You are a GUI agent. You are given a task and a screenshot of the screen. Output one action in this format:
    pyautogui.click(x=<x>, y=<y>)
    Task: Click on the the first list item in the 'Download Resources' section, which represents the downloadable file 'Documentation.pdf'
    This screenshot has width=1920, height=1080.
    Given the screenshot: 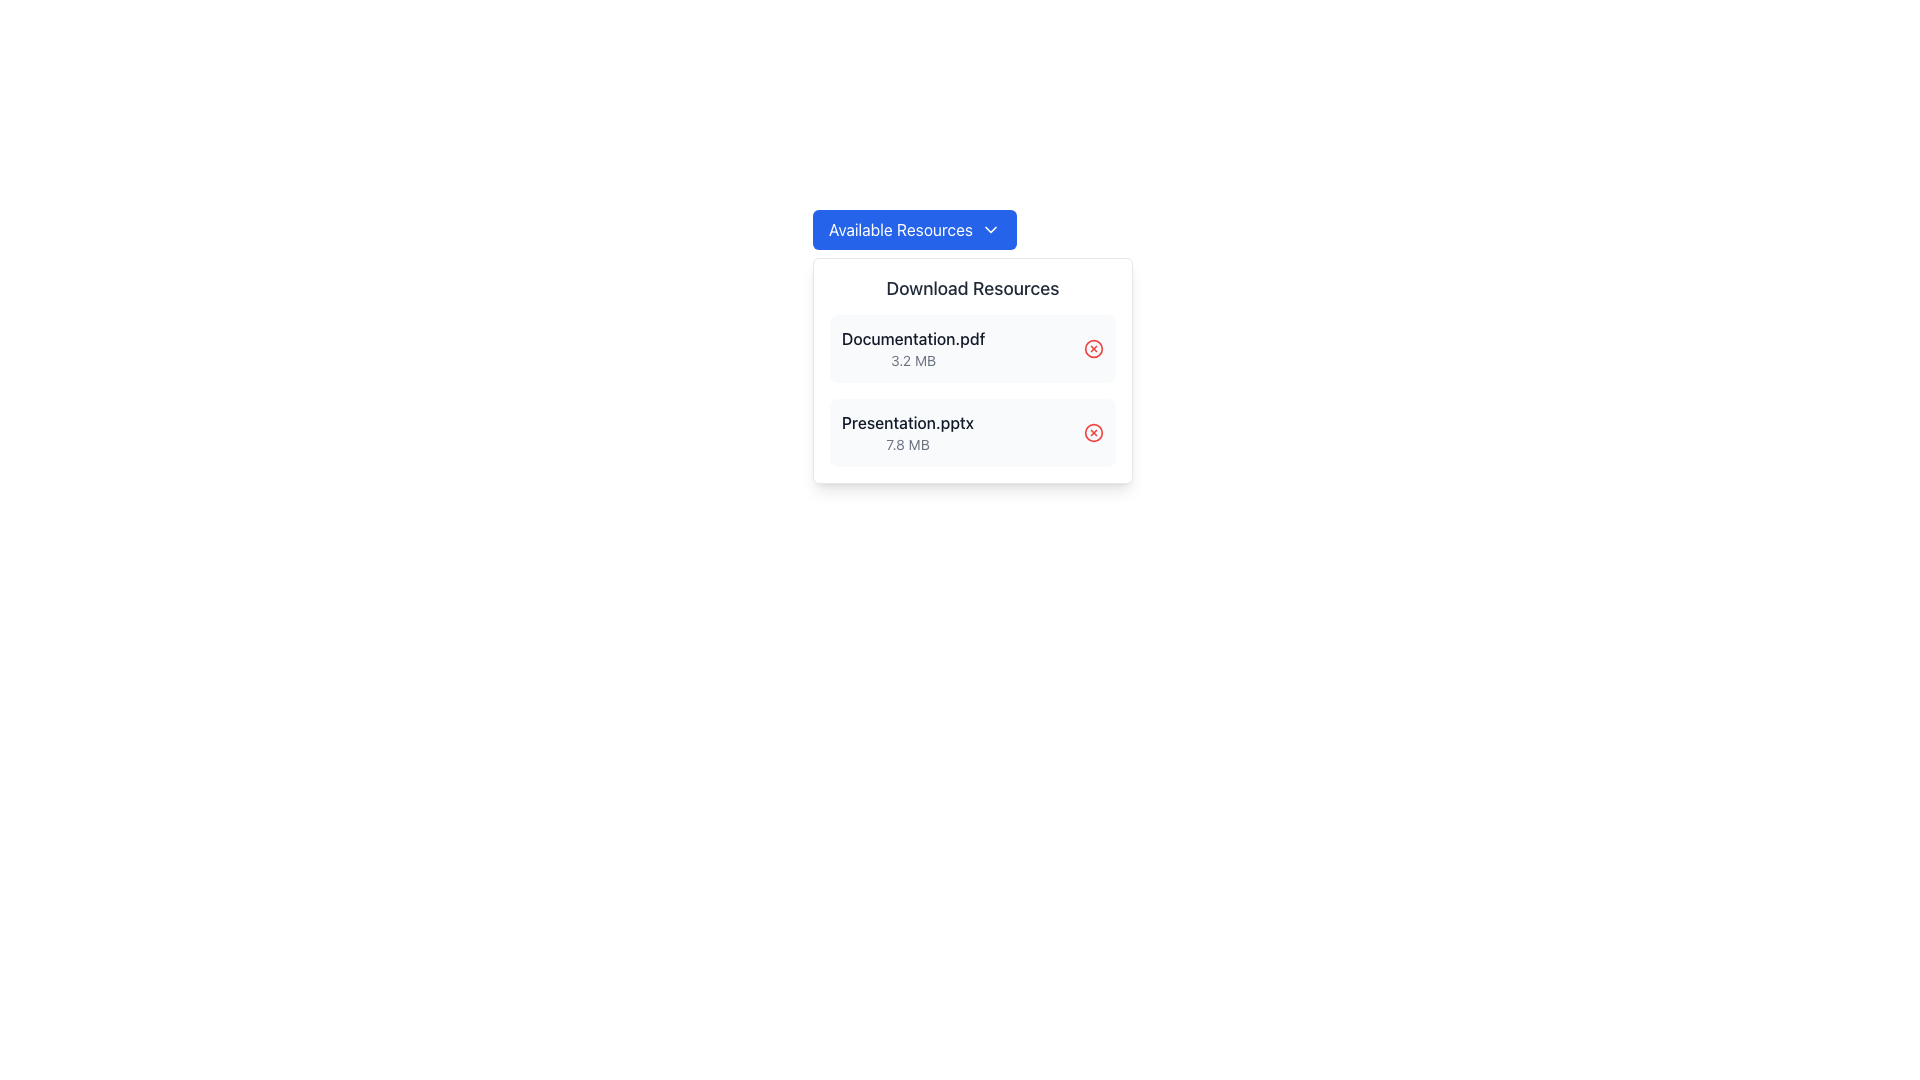 What is the action you would take?
    pyautogui.click(x=972, y=347)
    